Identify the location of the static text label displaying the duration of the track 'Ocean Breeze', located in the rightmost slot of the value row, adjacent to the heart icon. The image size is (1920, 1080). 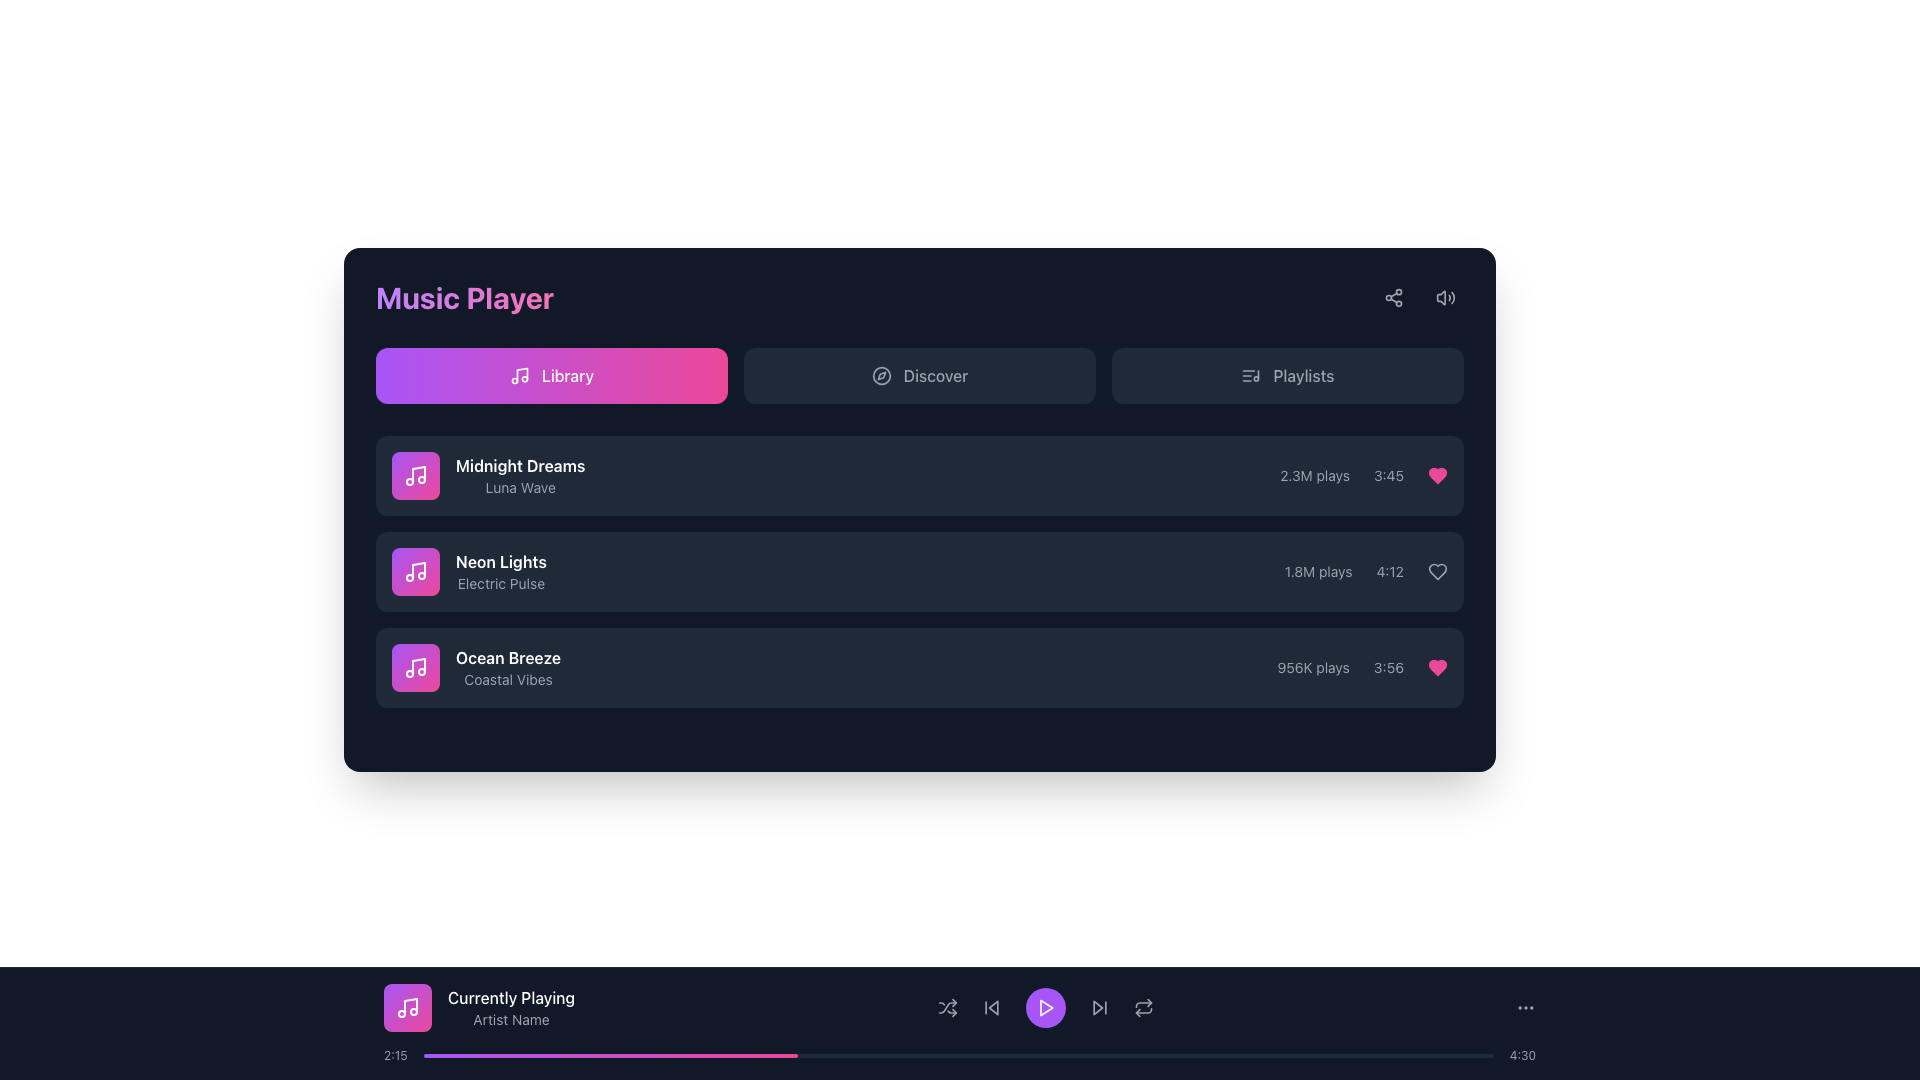
(1387, 667).